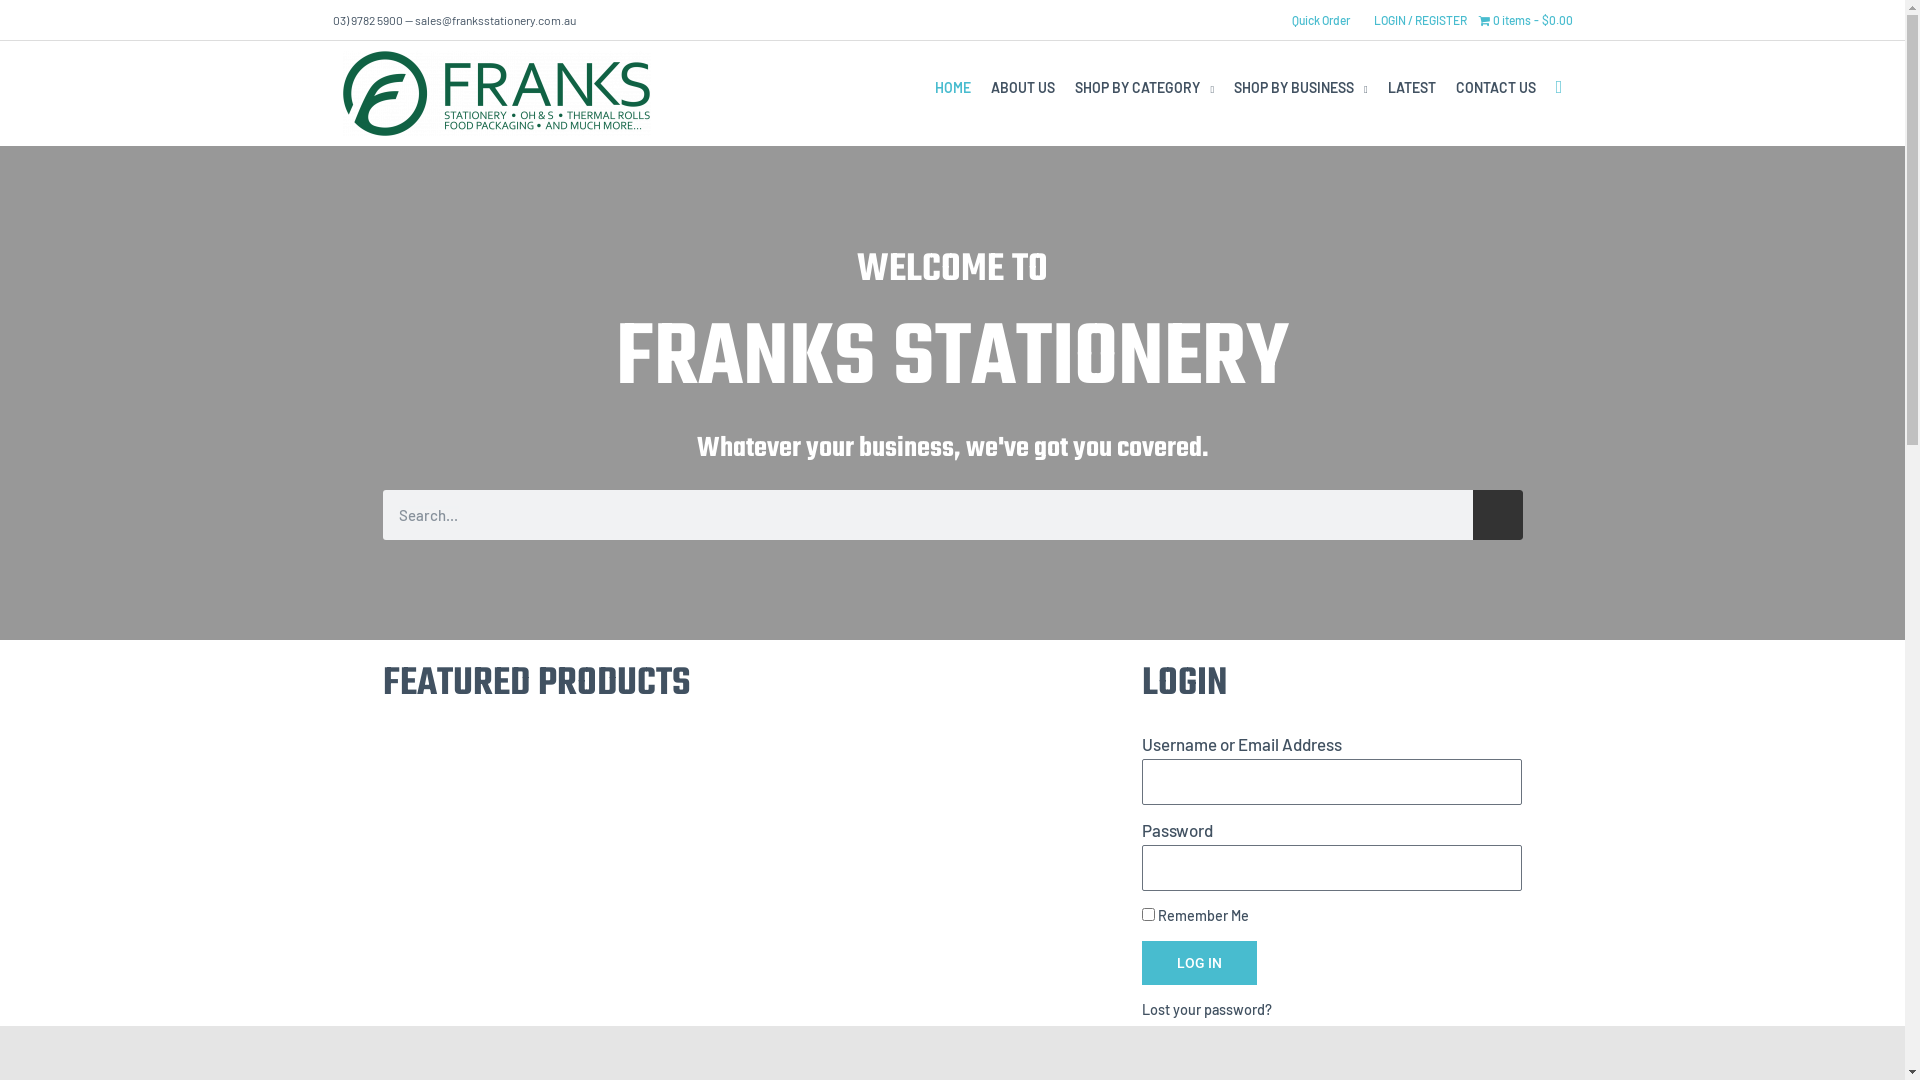 The width and height of the screenshot is (1920, 1080). Describe the element at coordinates (1199, 962) in the screenshot. I see `'LOG IN'` at that location.